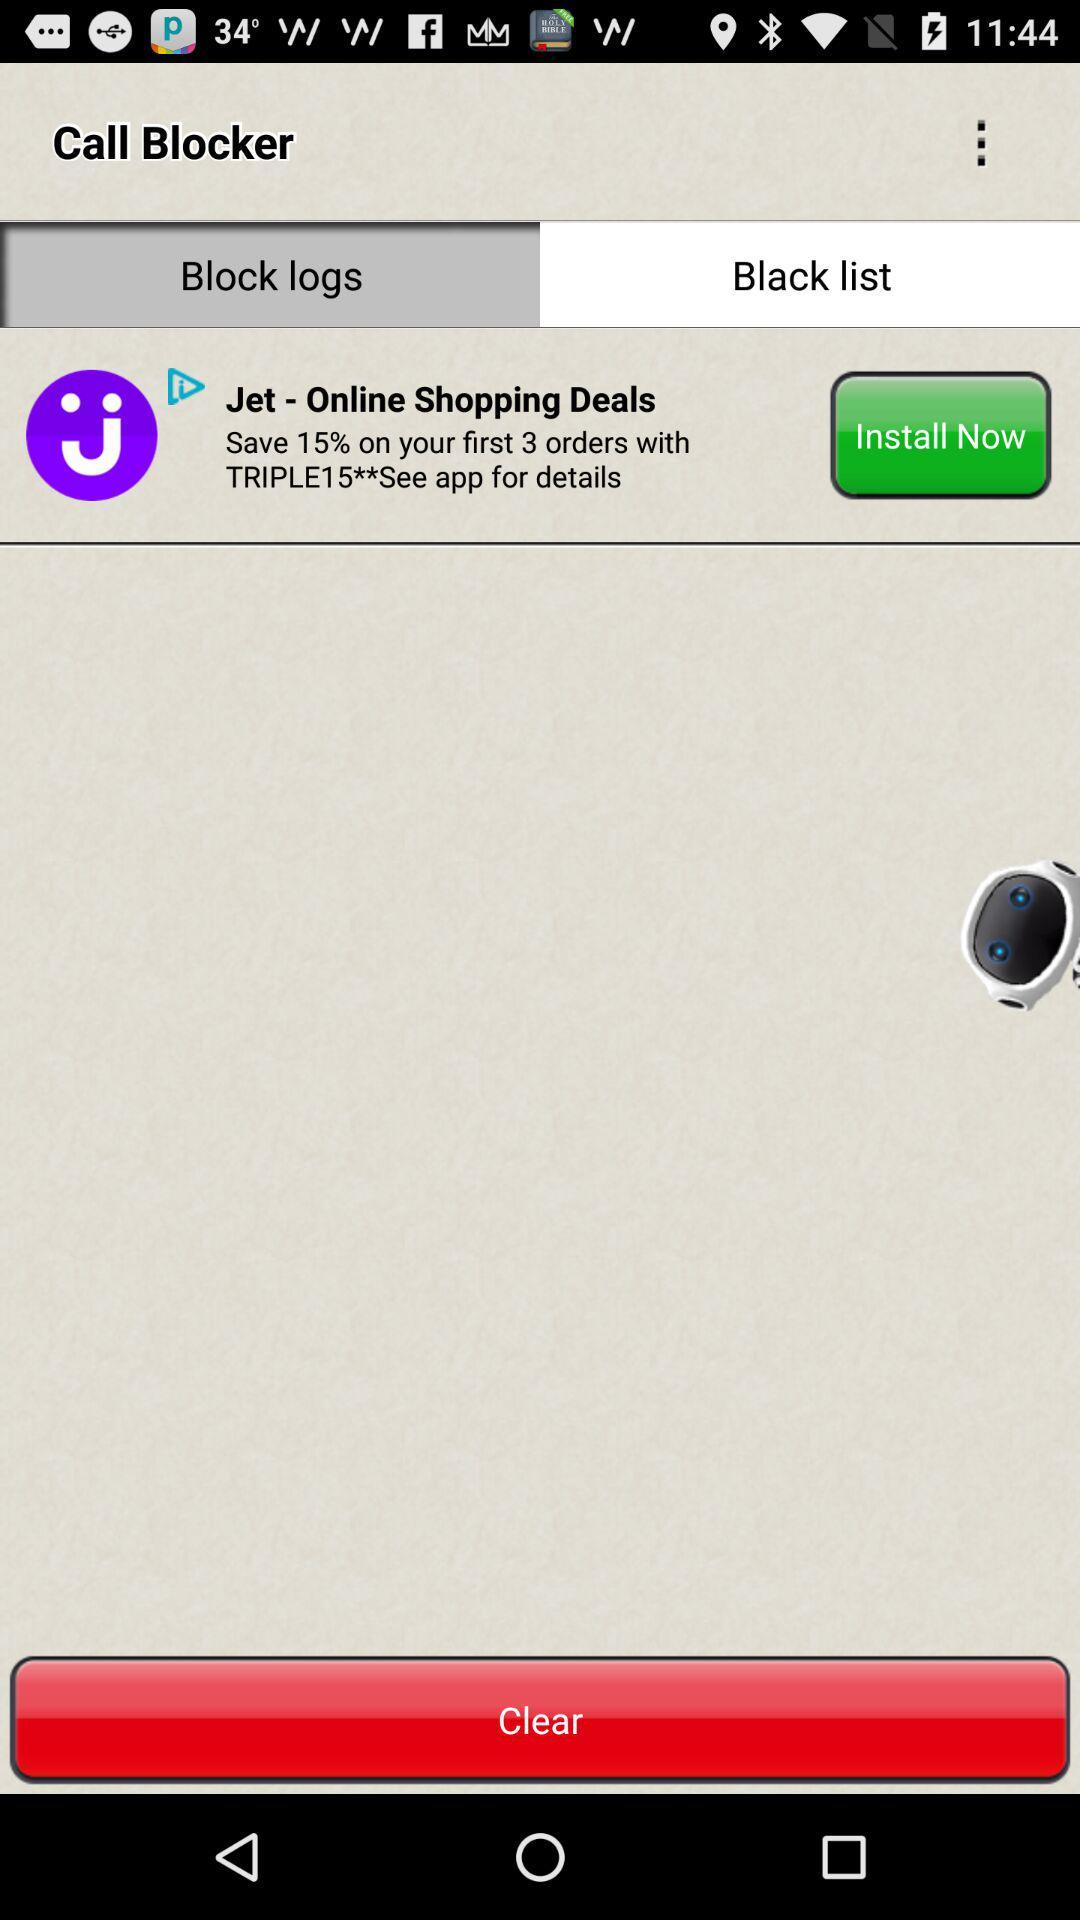  I want to click on the button next to install now icon, so click(439, 398).